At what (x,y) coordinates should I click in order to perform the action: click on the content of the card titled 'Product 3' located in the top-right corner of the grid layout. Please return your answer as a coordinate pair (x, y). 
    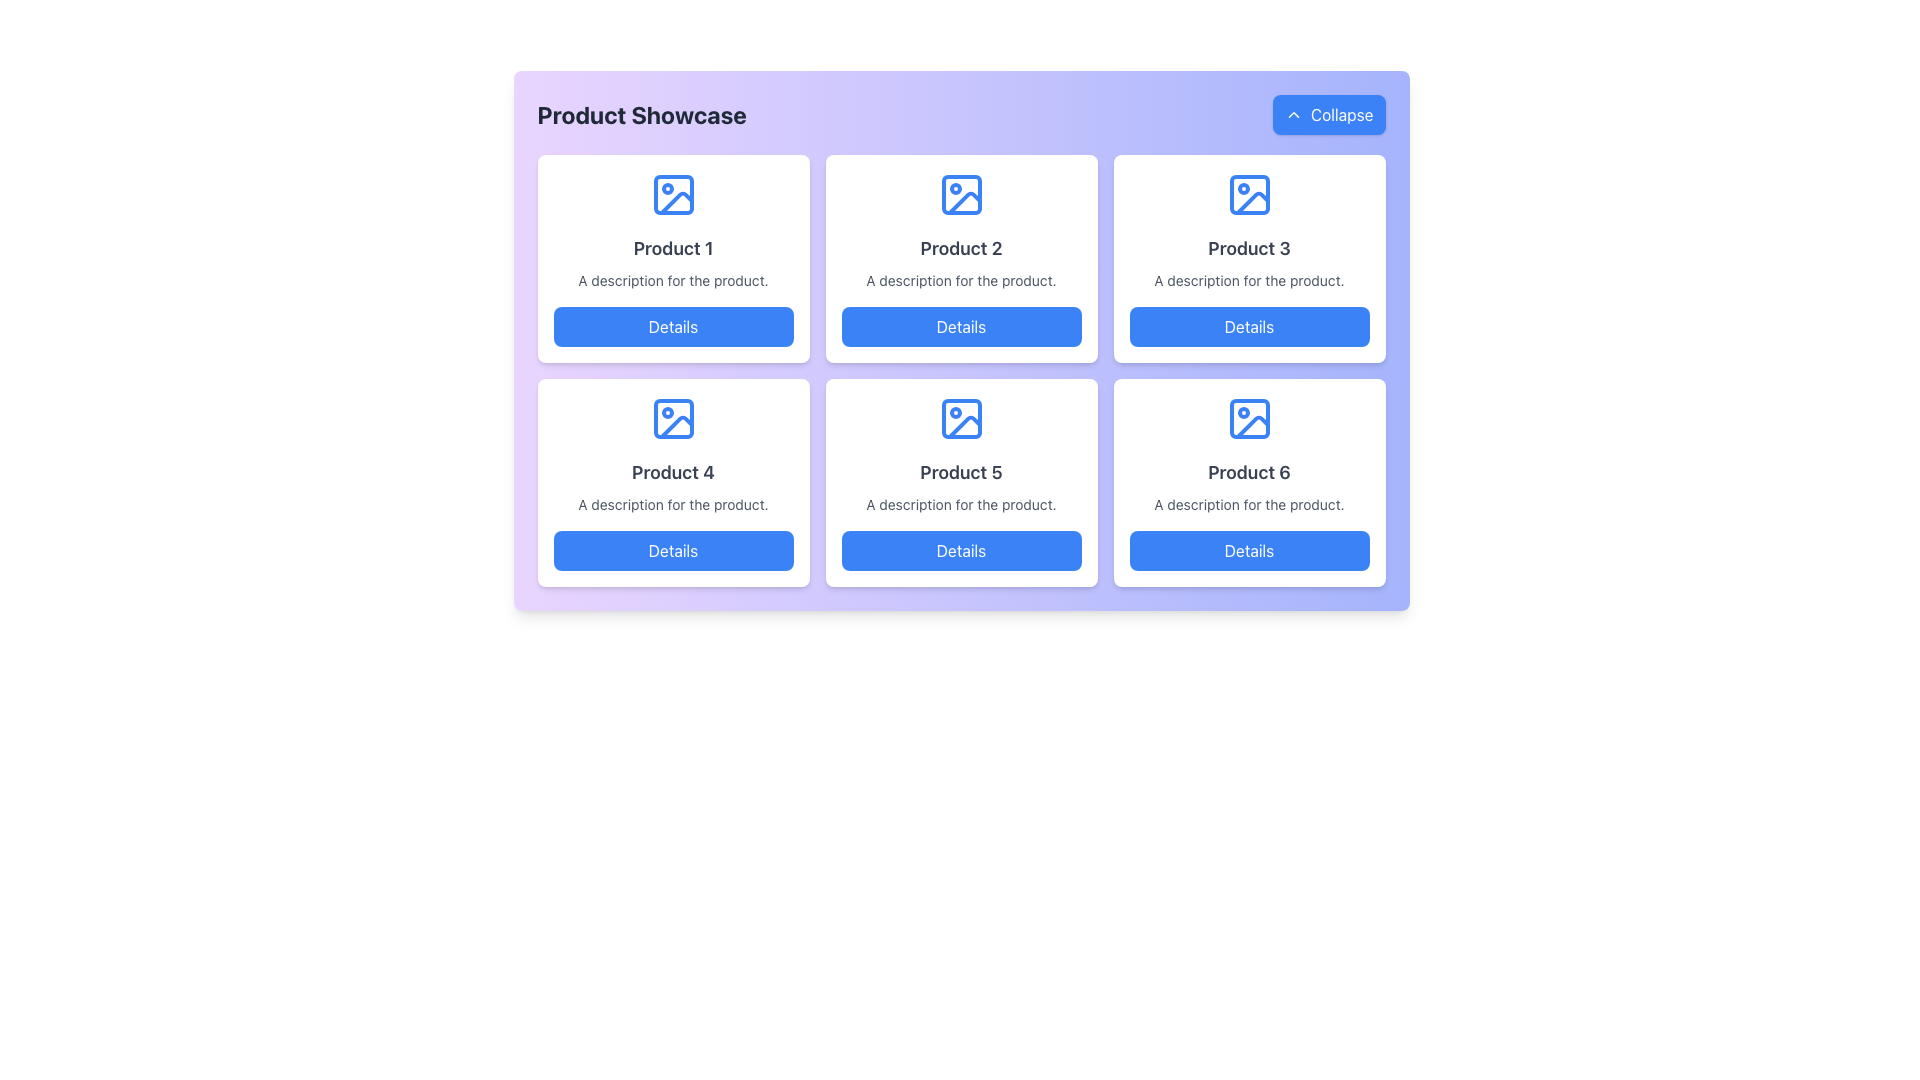
    Looking at the image, I should click on (1248, 257).